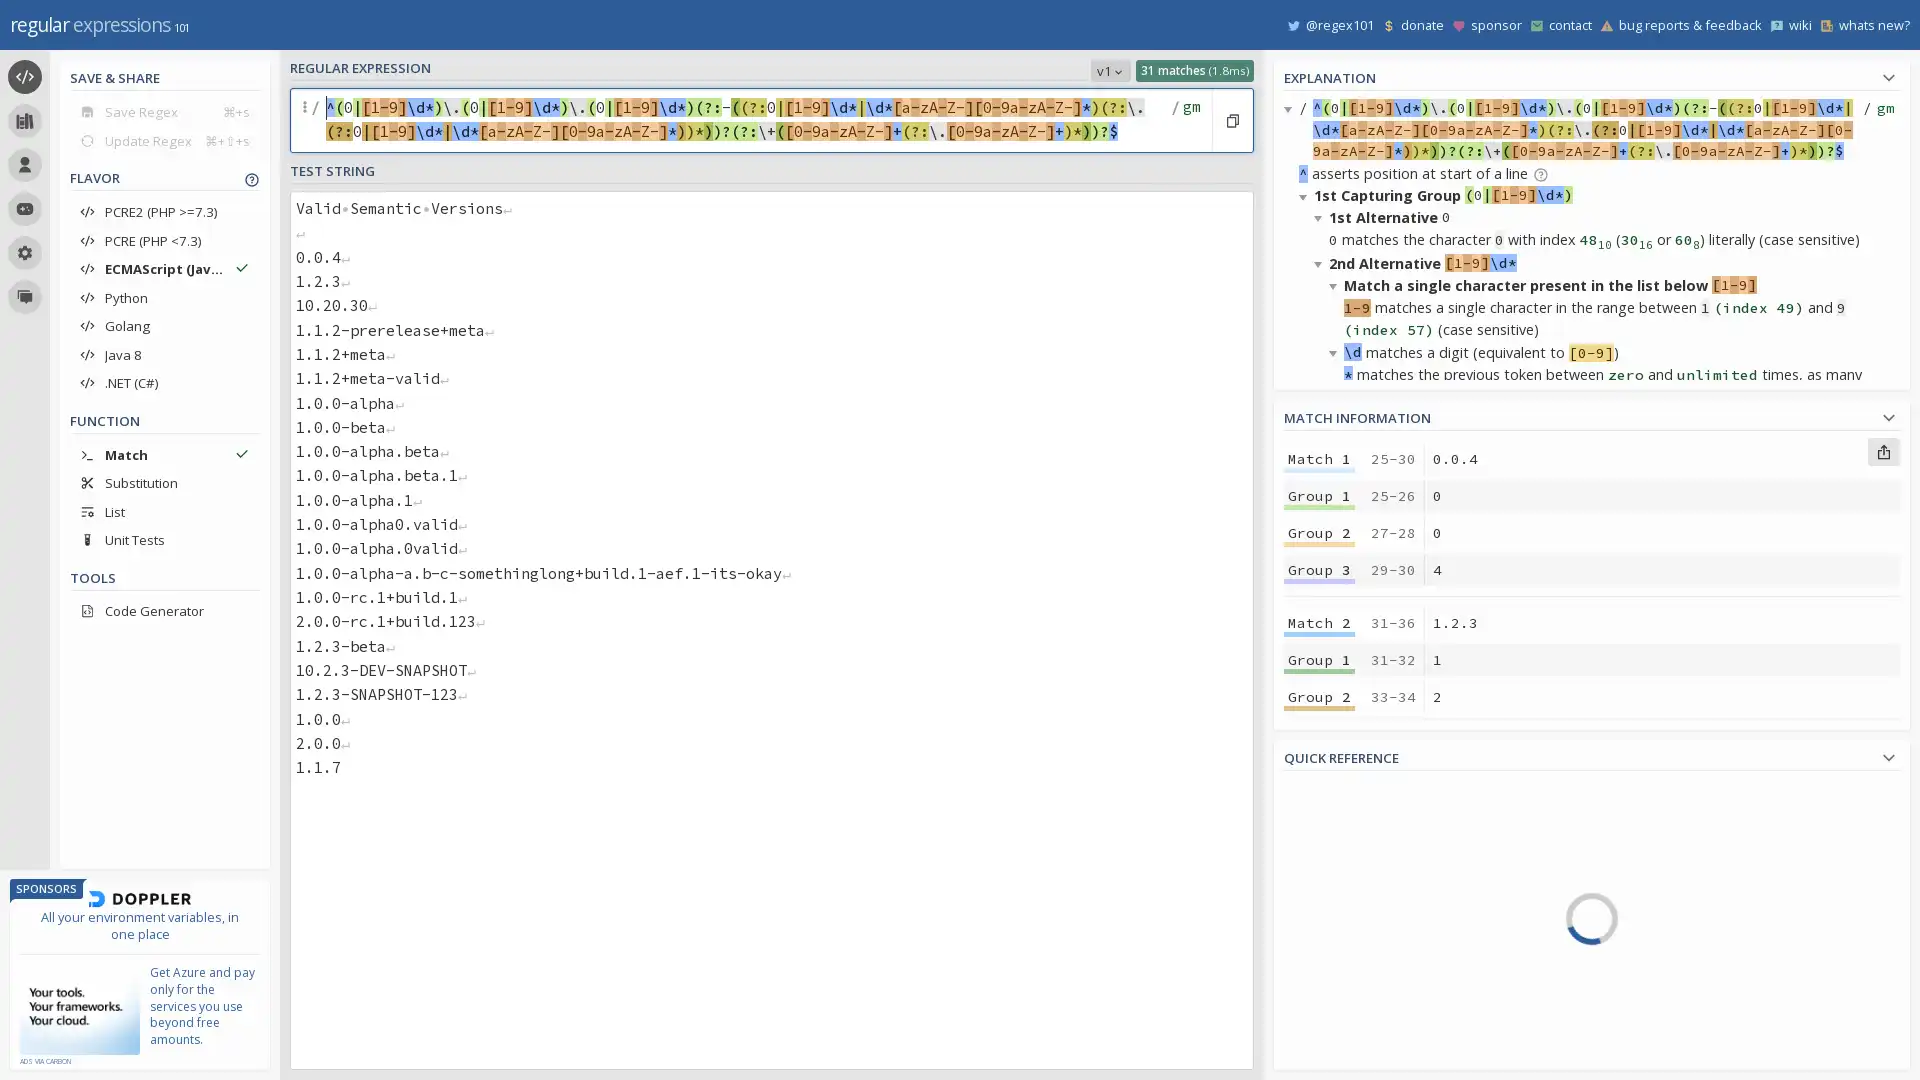 This screenshot has width=1920, height=1080. What do you see at coordinates (1691, 848) in the screenshot?
I see `A character in the range: a-z [a-z]` at bounding box center [1691, 848].